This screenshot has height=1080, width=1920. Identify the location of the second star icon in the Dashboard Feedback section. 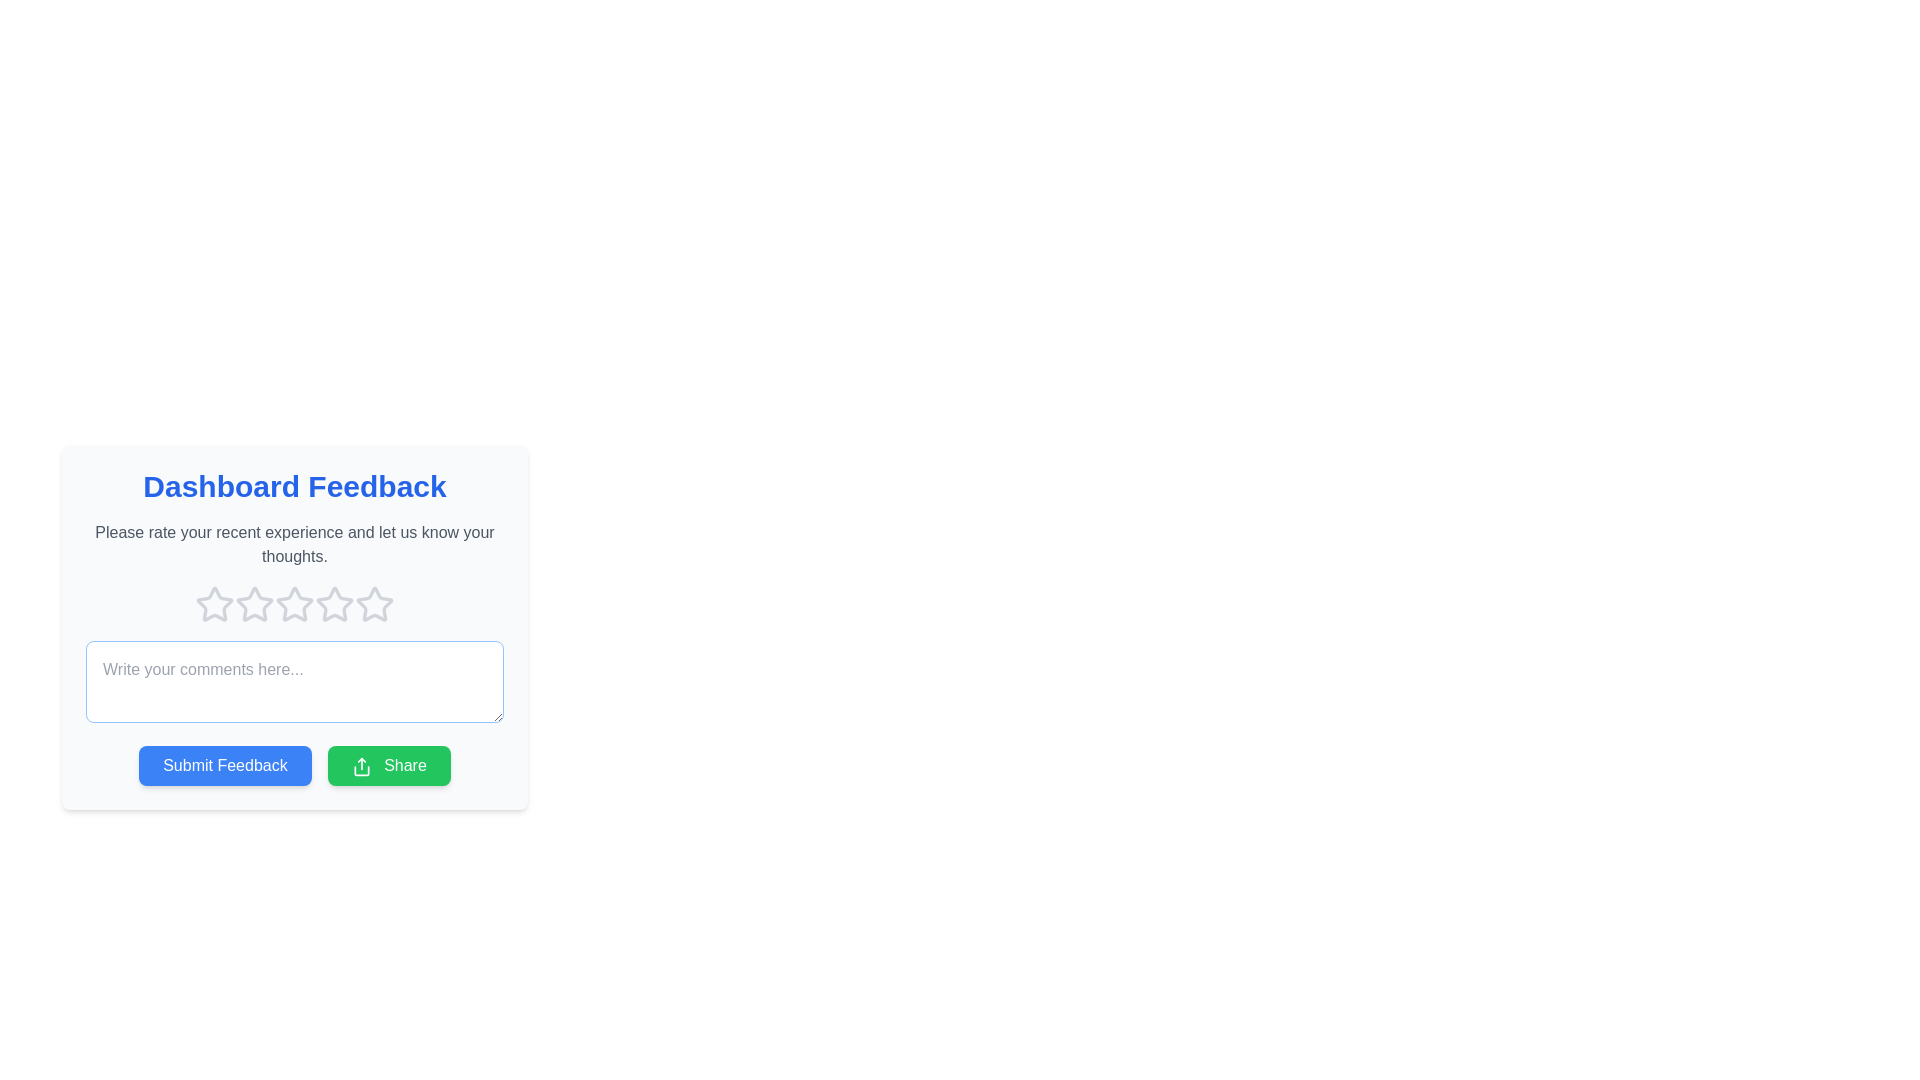
(253, 603).